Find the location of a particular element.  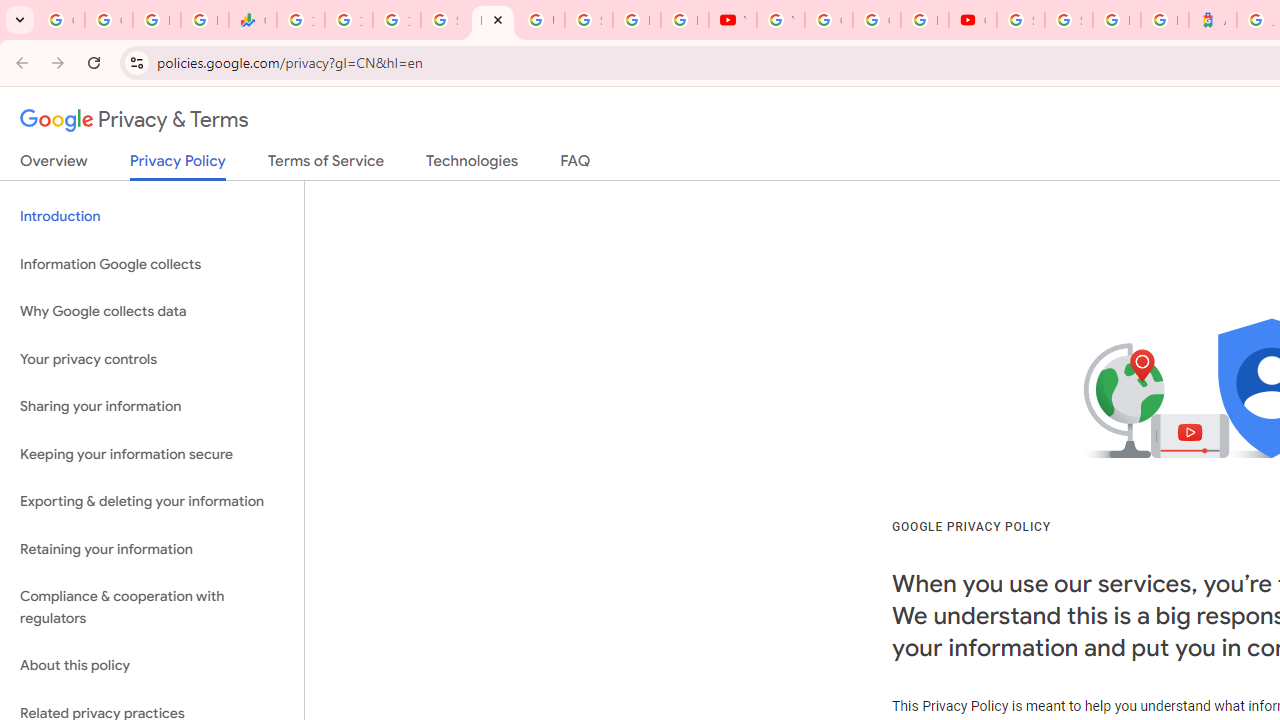

'Content Creator Programs & Opportunities - YouTube Creators' is located at coordinates (972, 20).